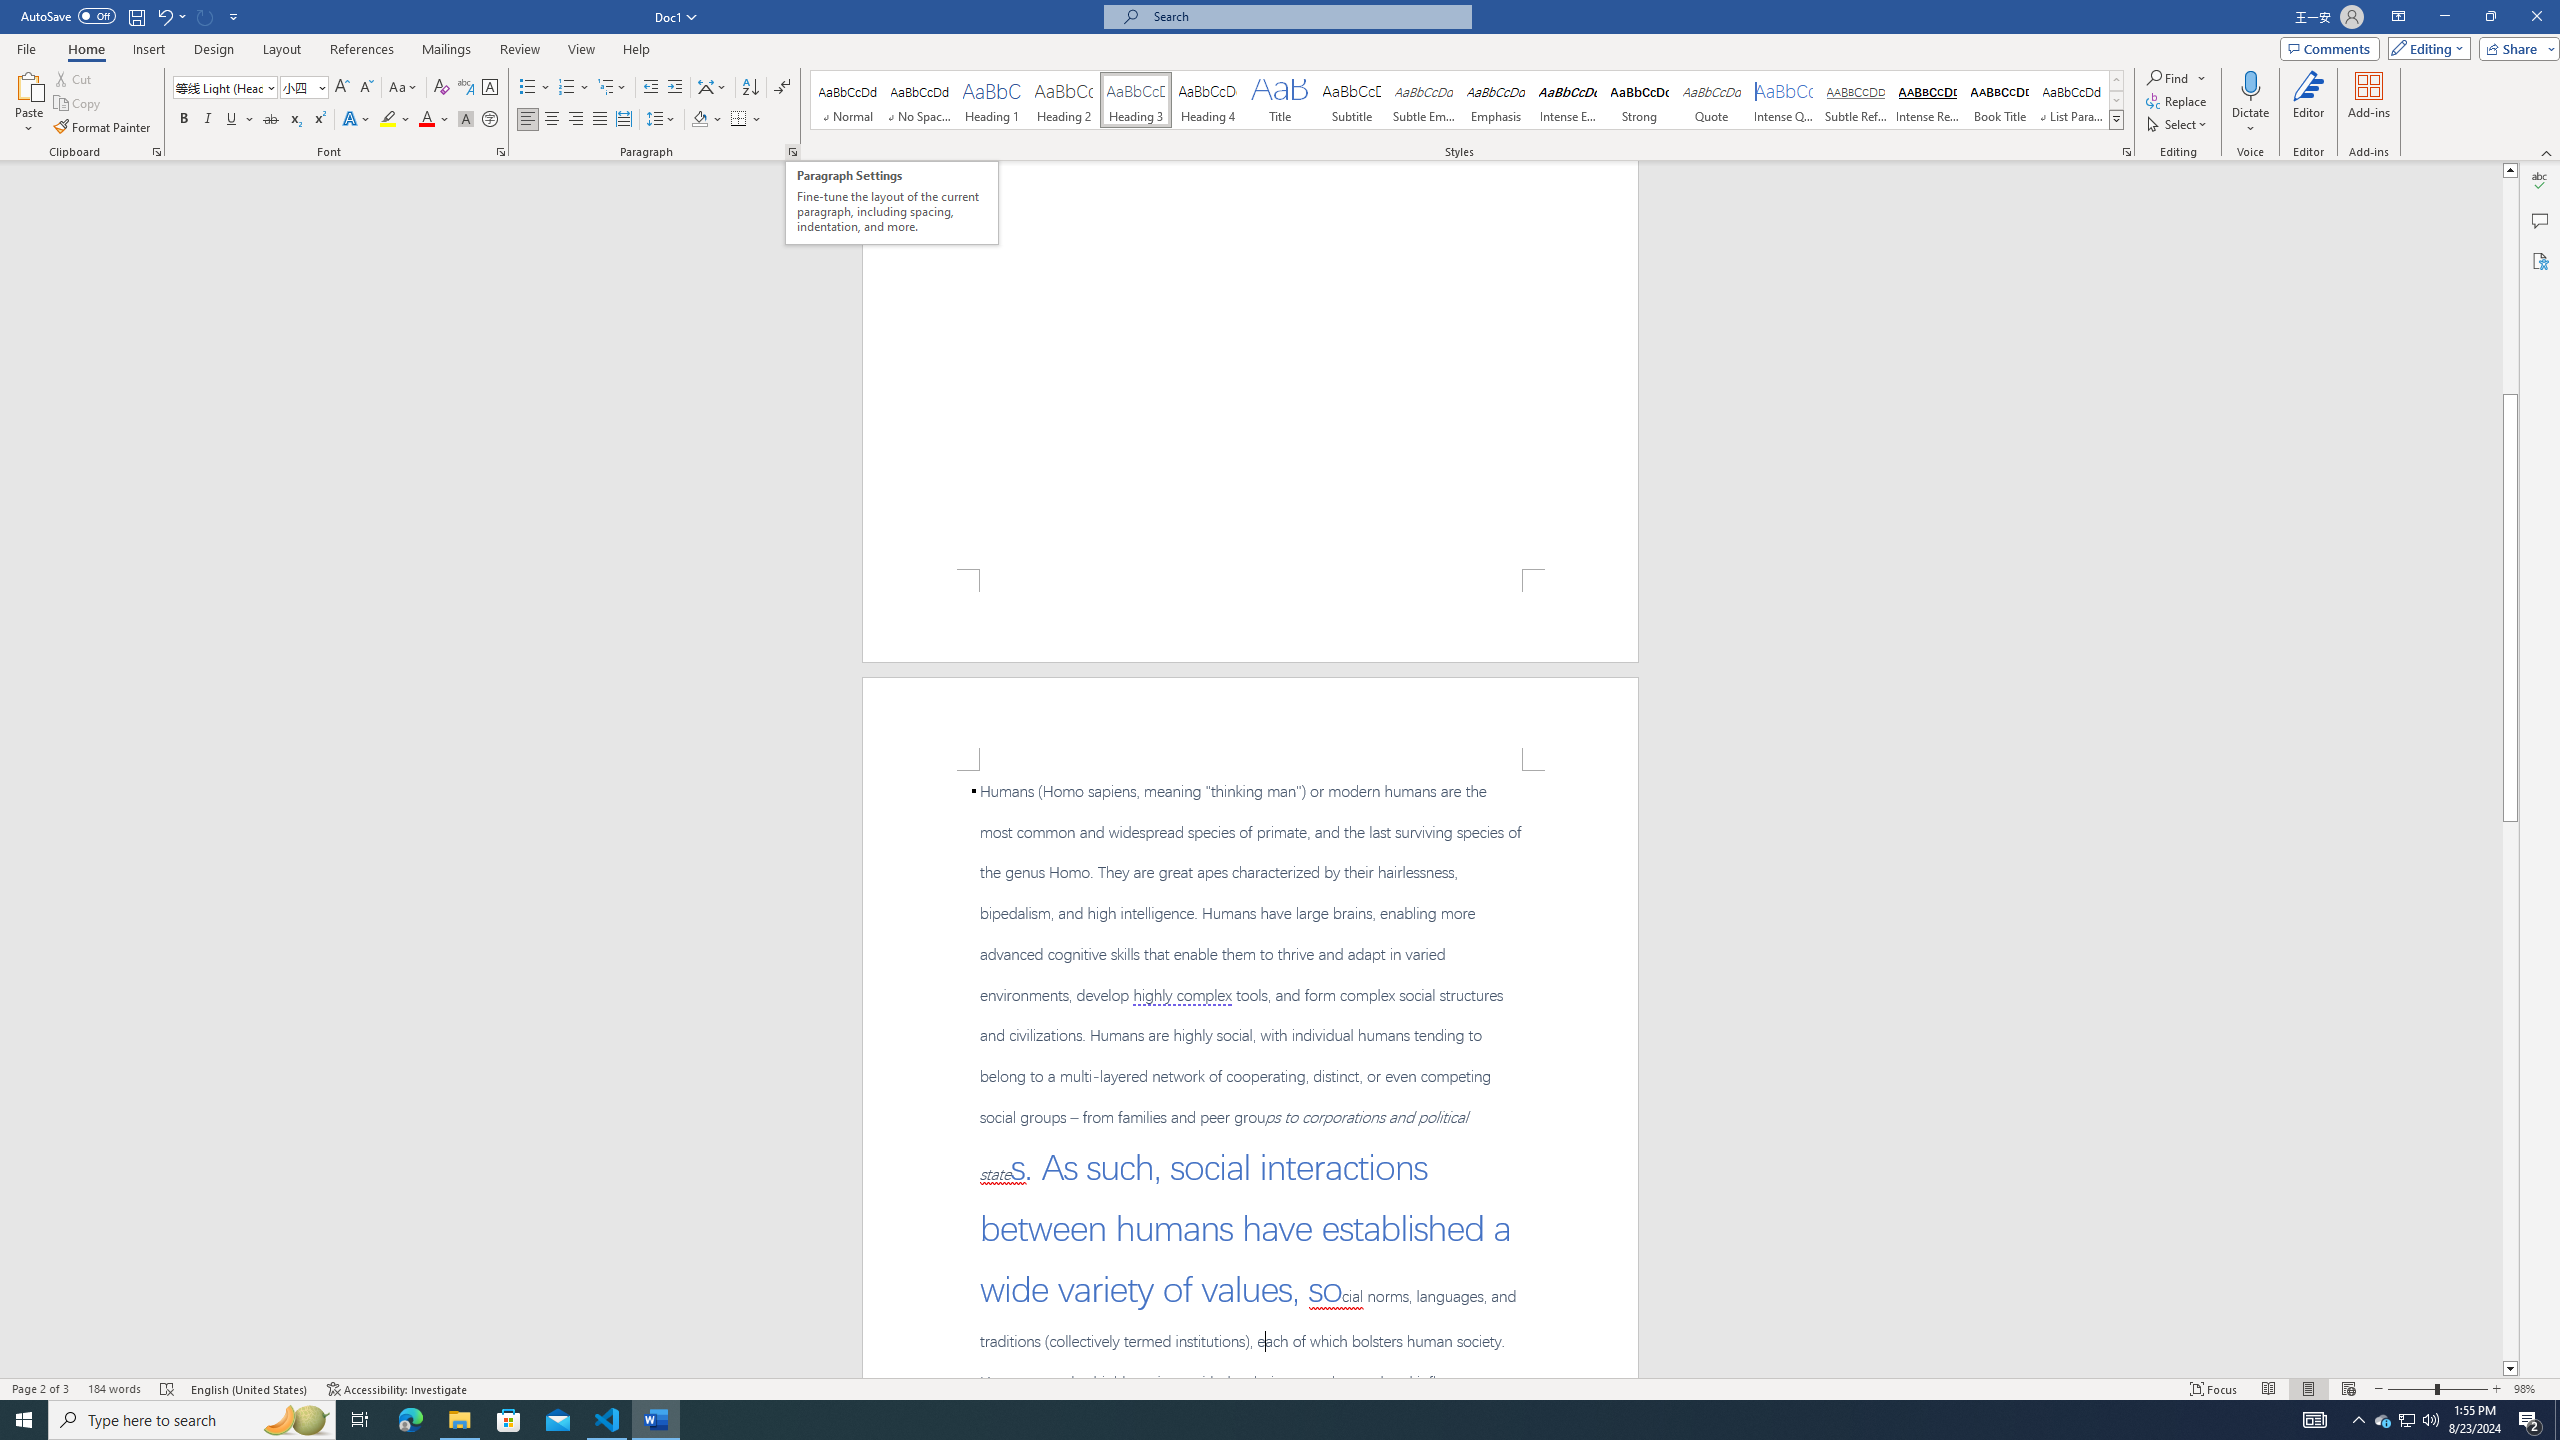 The height and width of the screenshot is (1440, 2560). I want to click on 'Line and Paragraph Spacing', so click(663, 118).